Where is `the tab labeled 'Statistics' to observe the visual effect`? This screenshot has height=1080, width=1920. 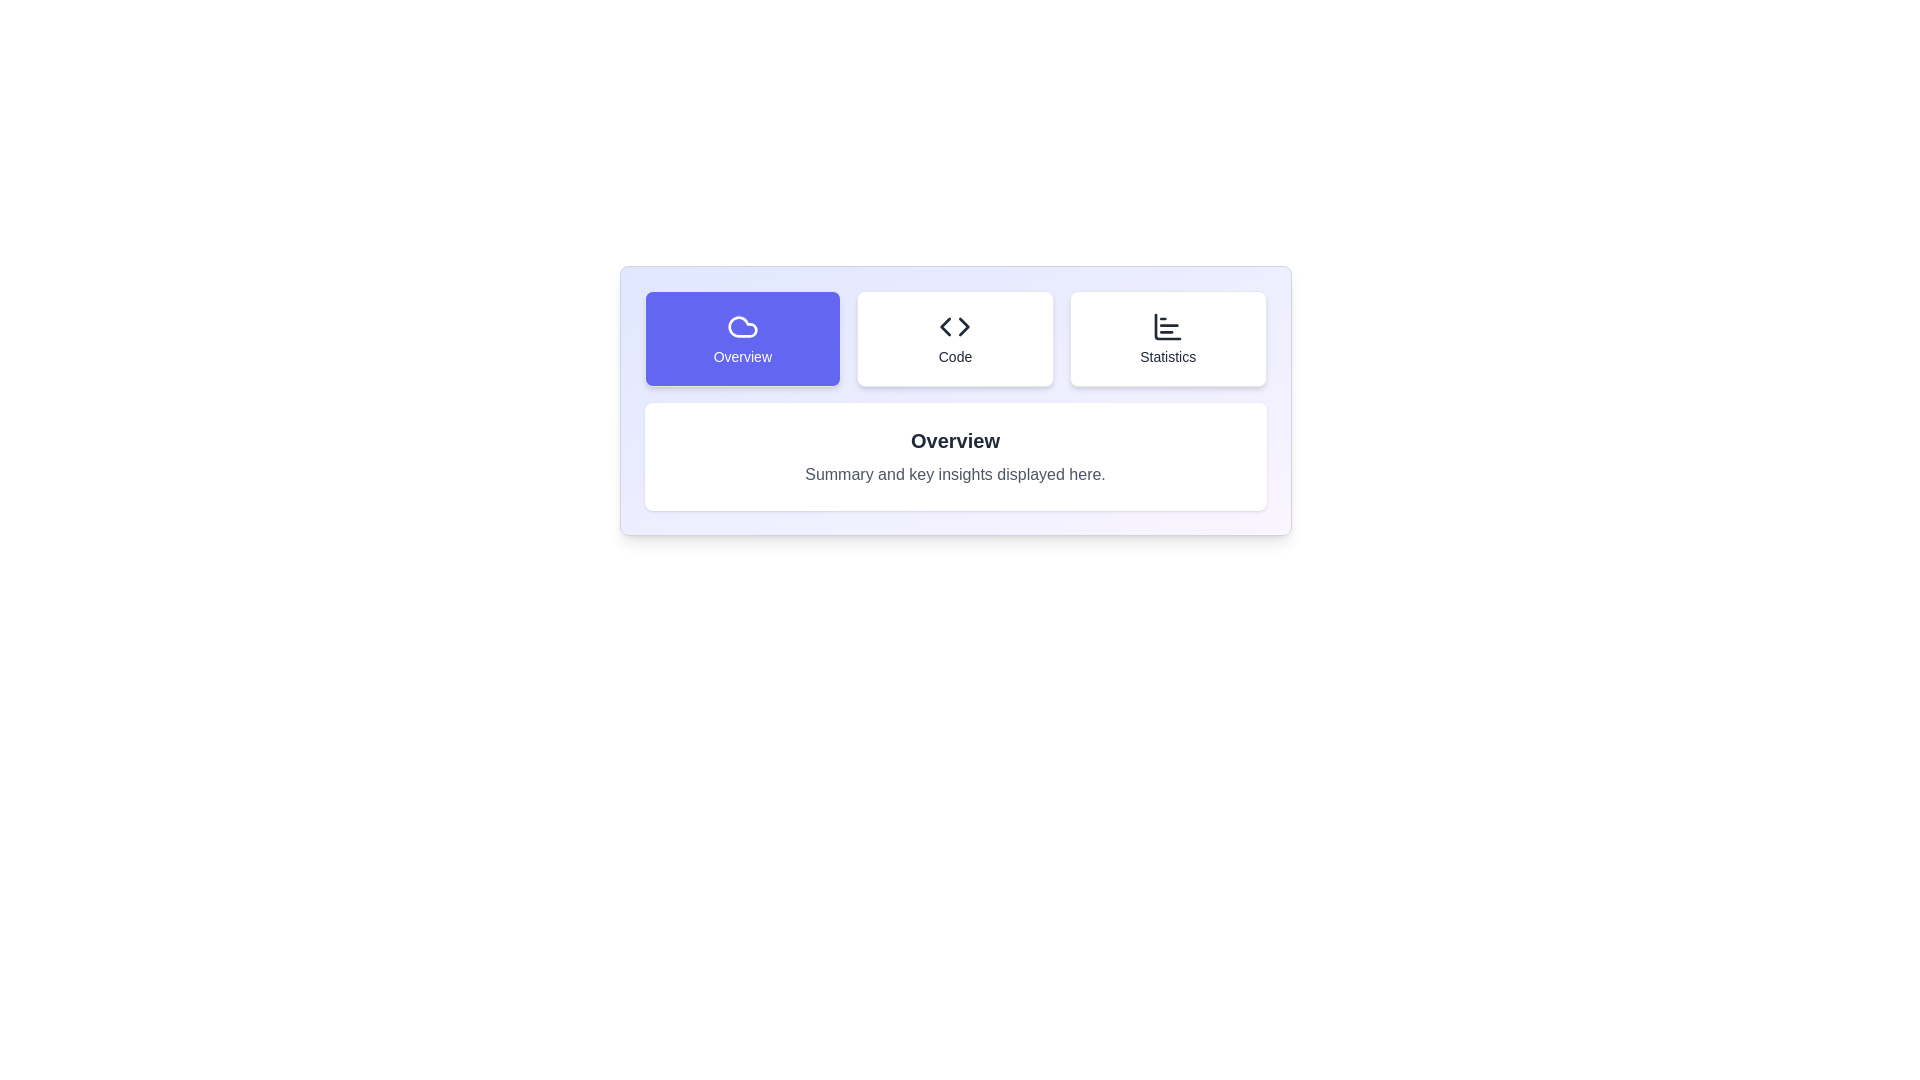 the tab labeled 'Statistics' to observe the visual effect is located at coordinates (1167, 338).